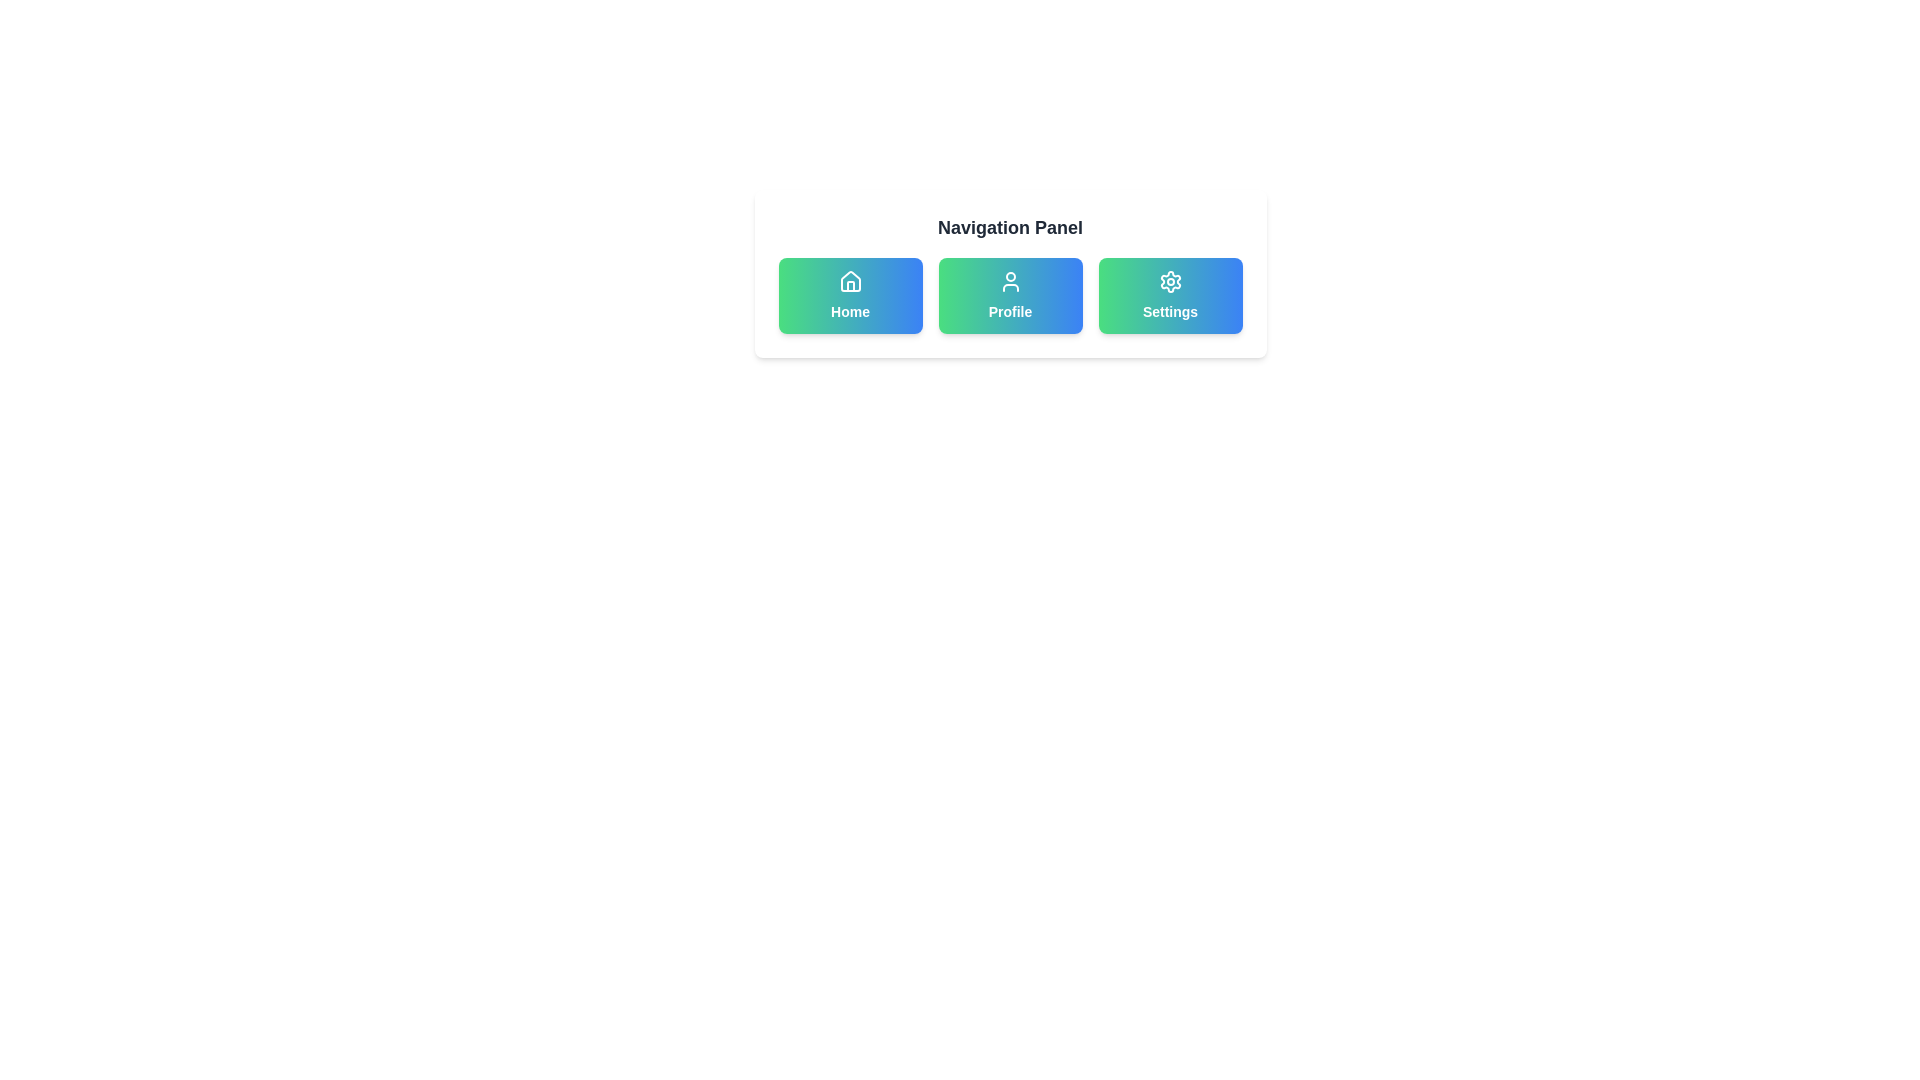 The height and width of the screenshot is (1080, 1920). Describe the element at coordinates (850, 296) in the screenshot. I see `the home navigation button located at the center of the top section of the interface, which is the first option in the horizontal navigation panel` at that location.